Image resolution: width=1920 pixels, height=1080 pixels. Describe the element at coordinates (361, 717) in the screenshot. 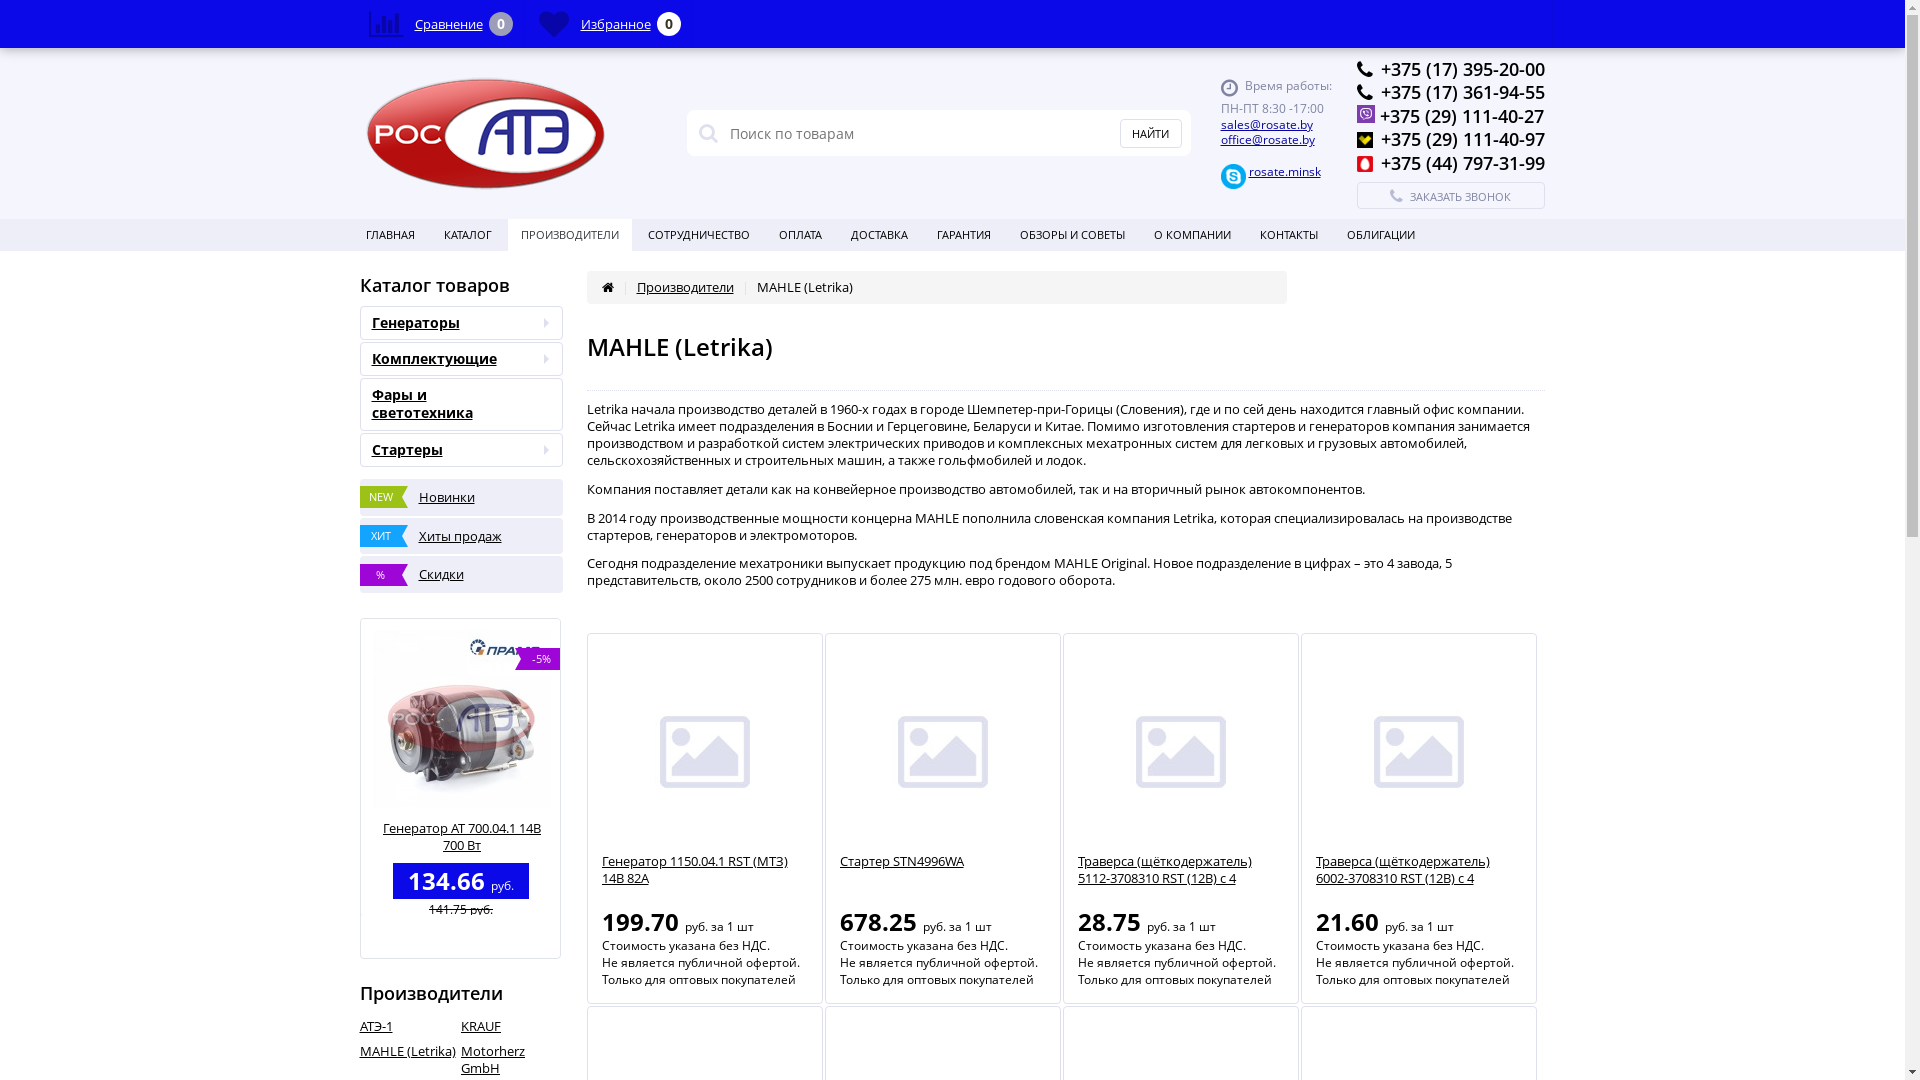

I see `'-5%'` at that location.